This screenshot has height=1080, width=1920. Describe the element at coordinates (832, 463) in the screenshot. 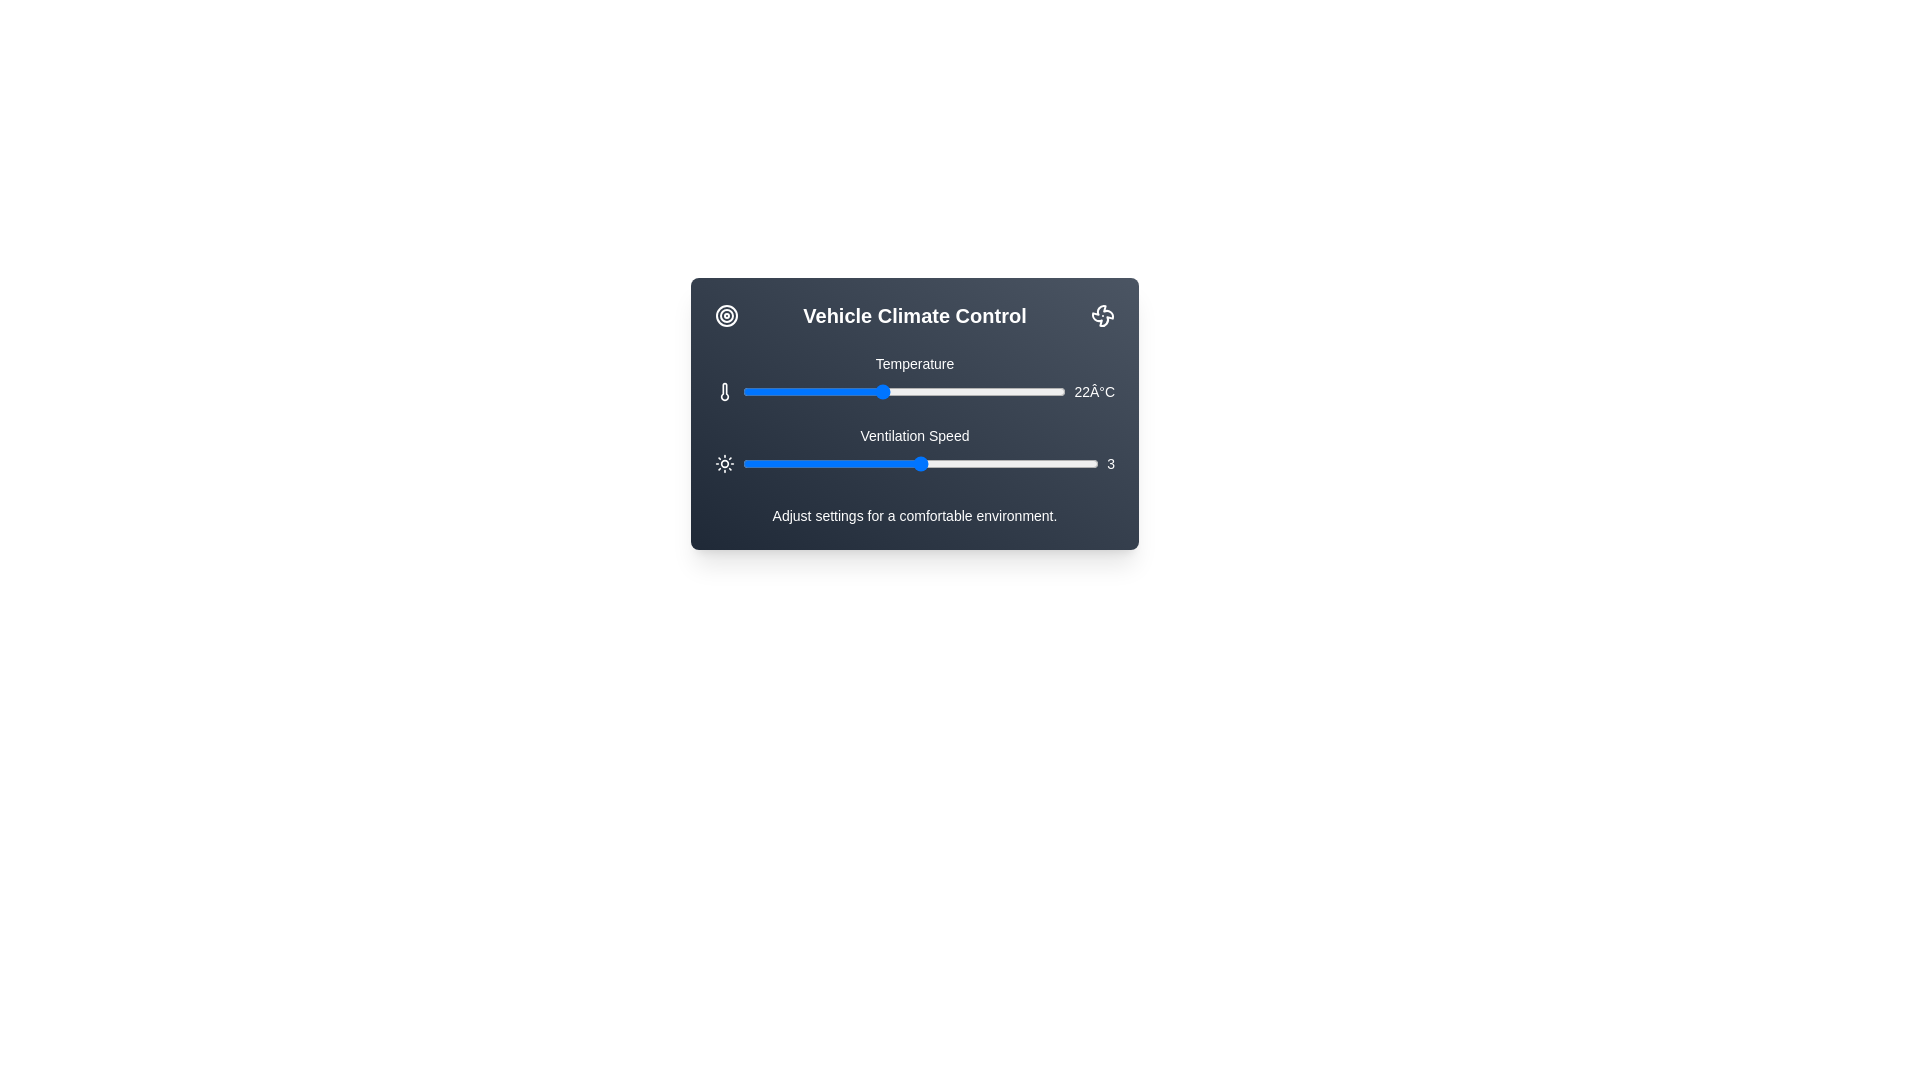

I see `the ventilation speed to 2 using the slider` at that location.